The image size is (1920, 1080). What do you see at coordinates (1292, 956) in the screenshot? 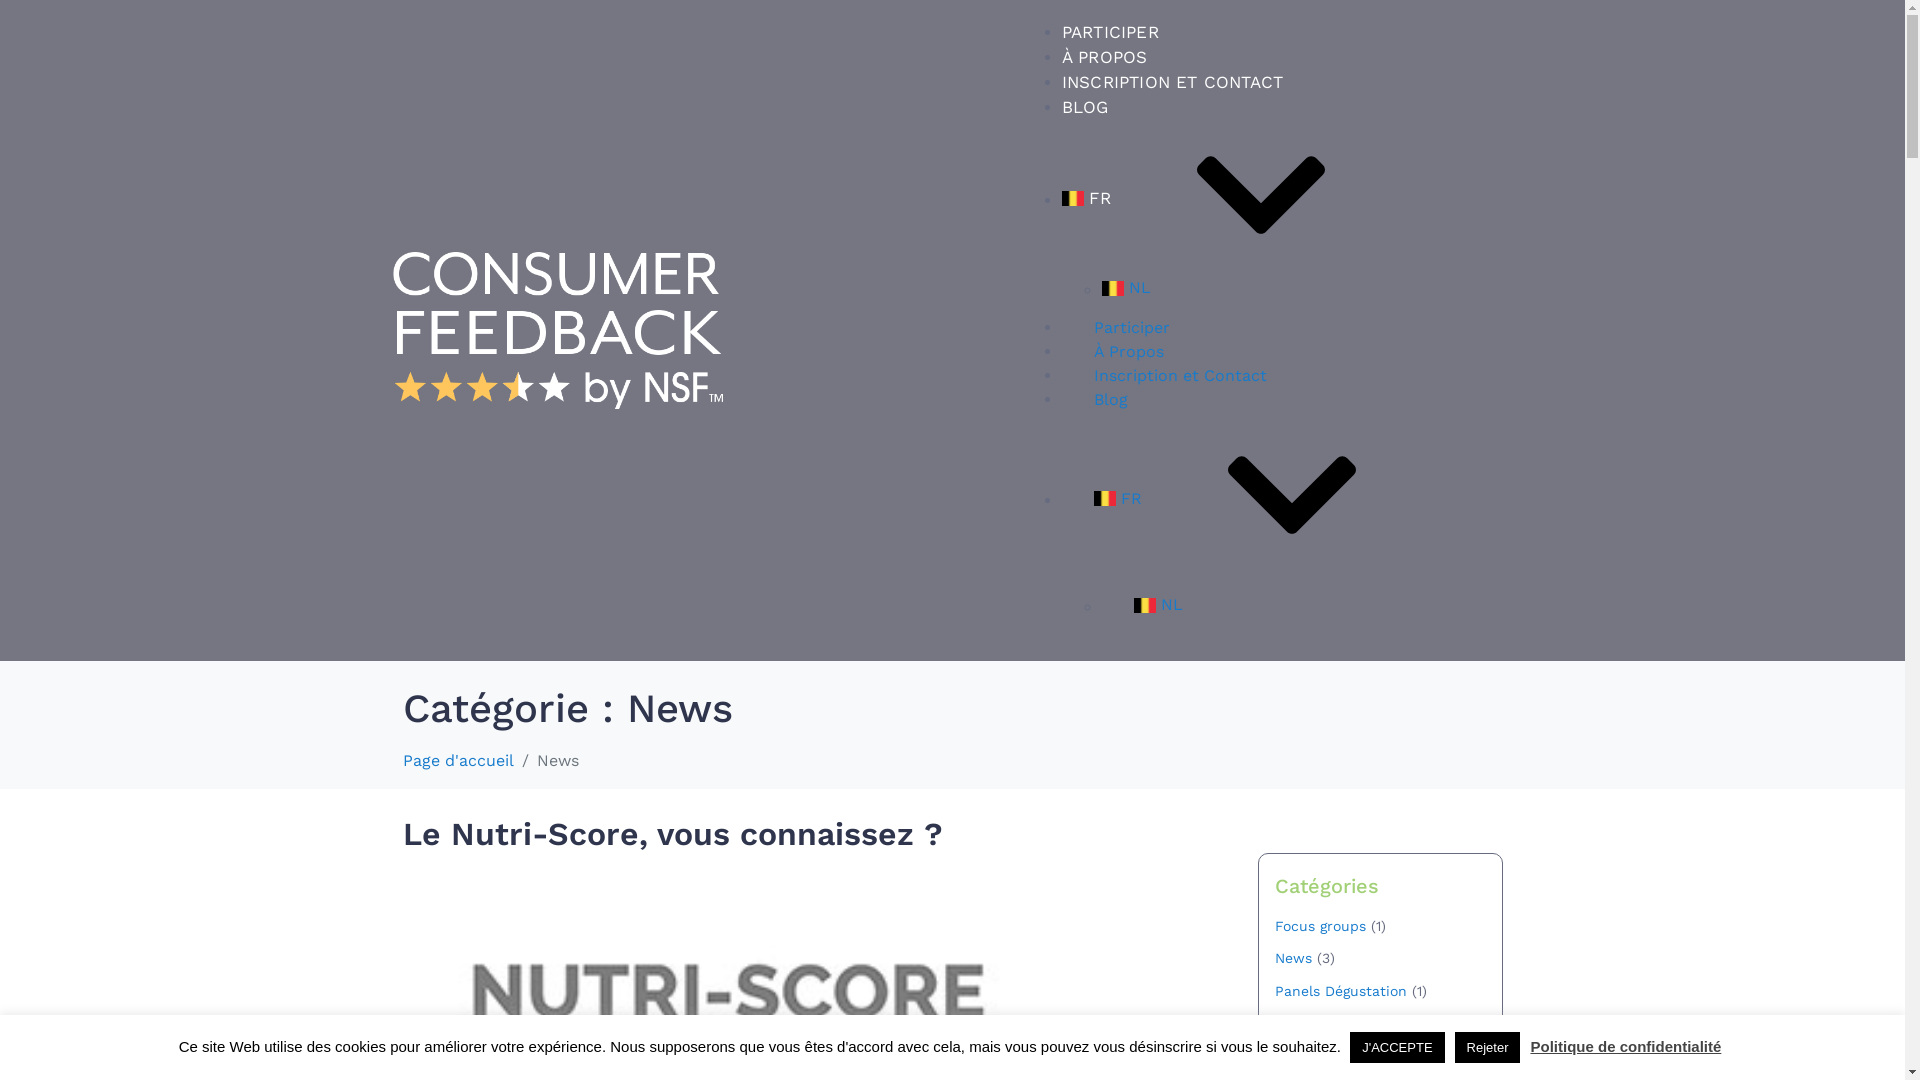
I see `'News'` at bounding box center [1292, 956].